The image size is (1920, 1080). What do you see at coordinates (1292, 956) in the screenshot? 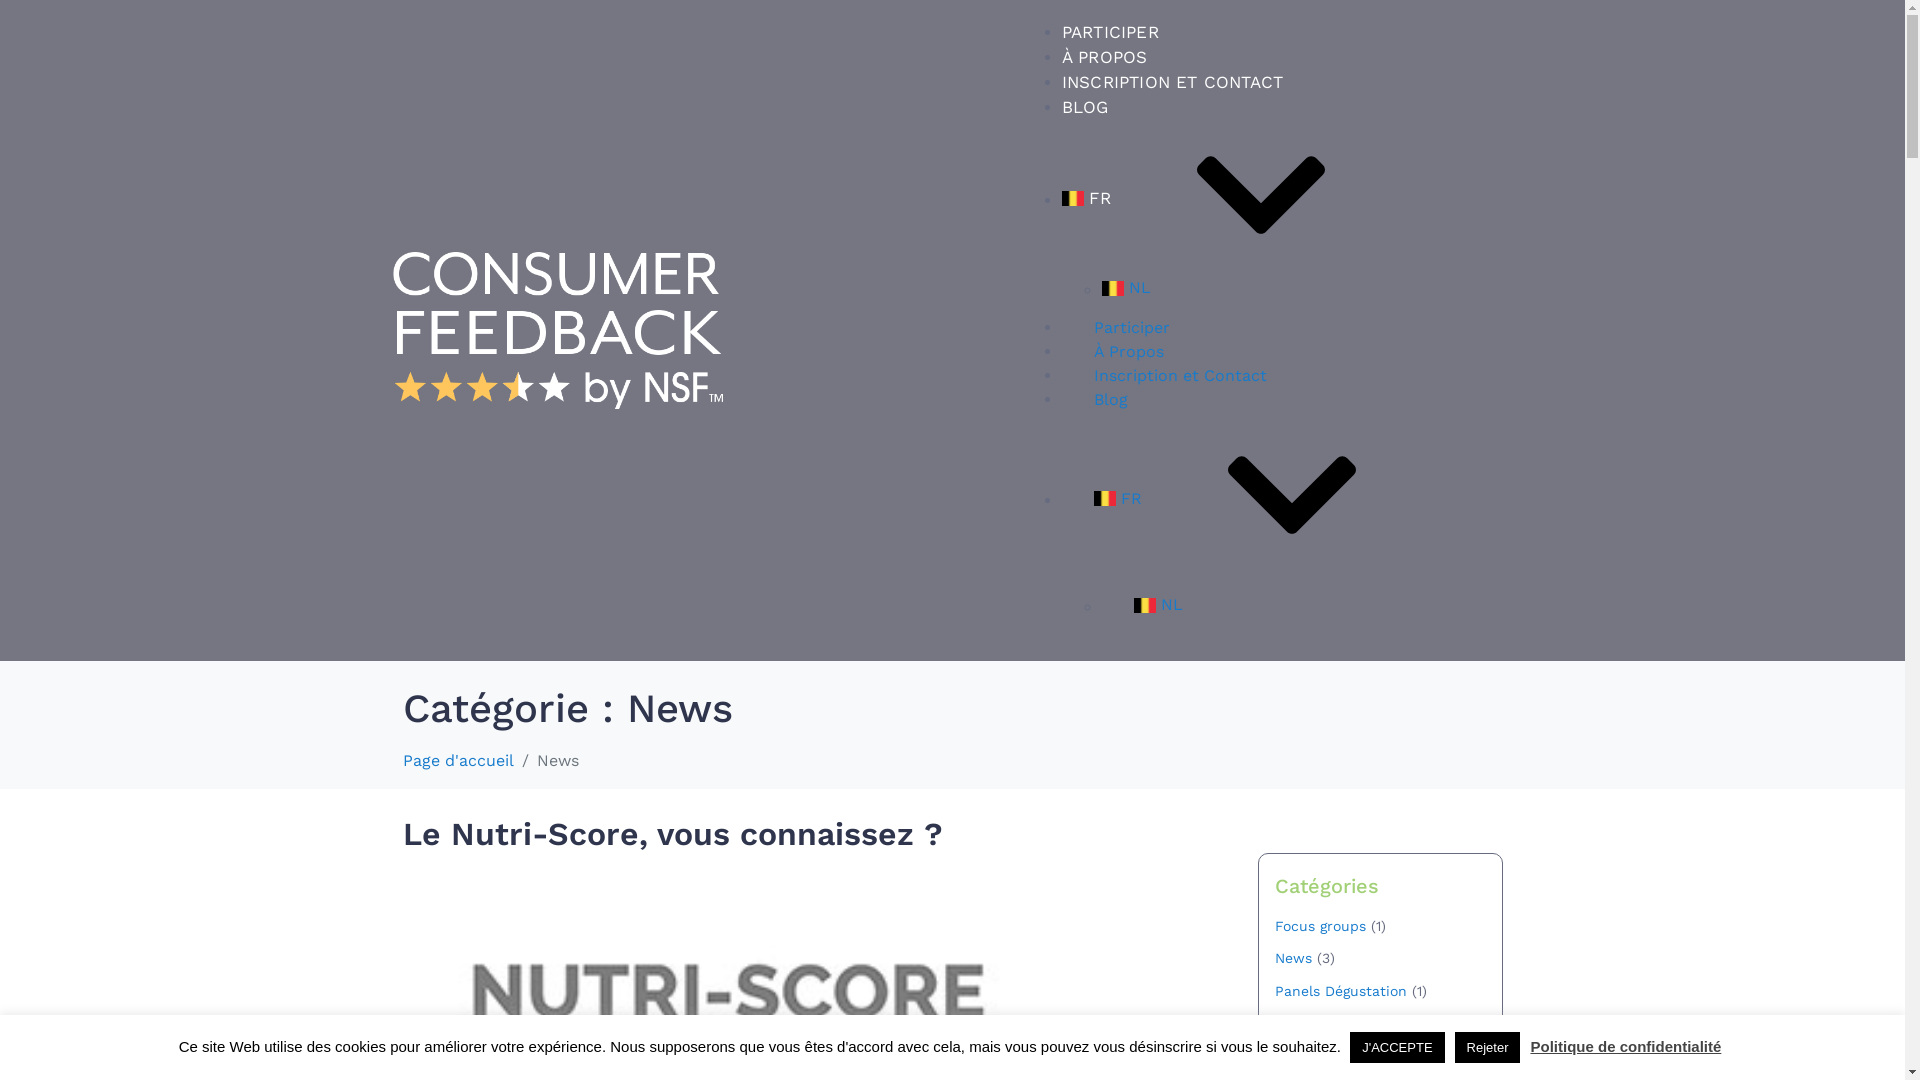
I see `'News'` at bounding box center [1292, 956].